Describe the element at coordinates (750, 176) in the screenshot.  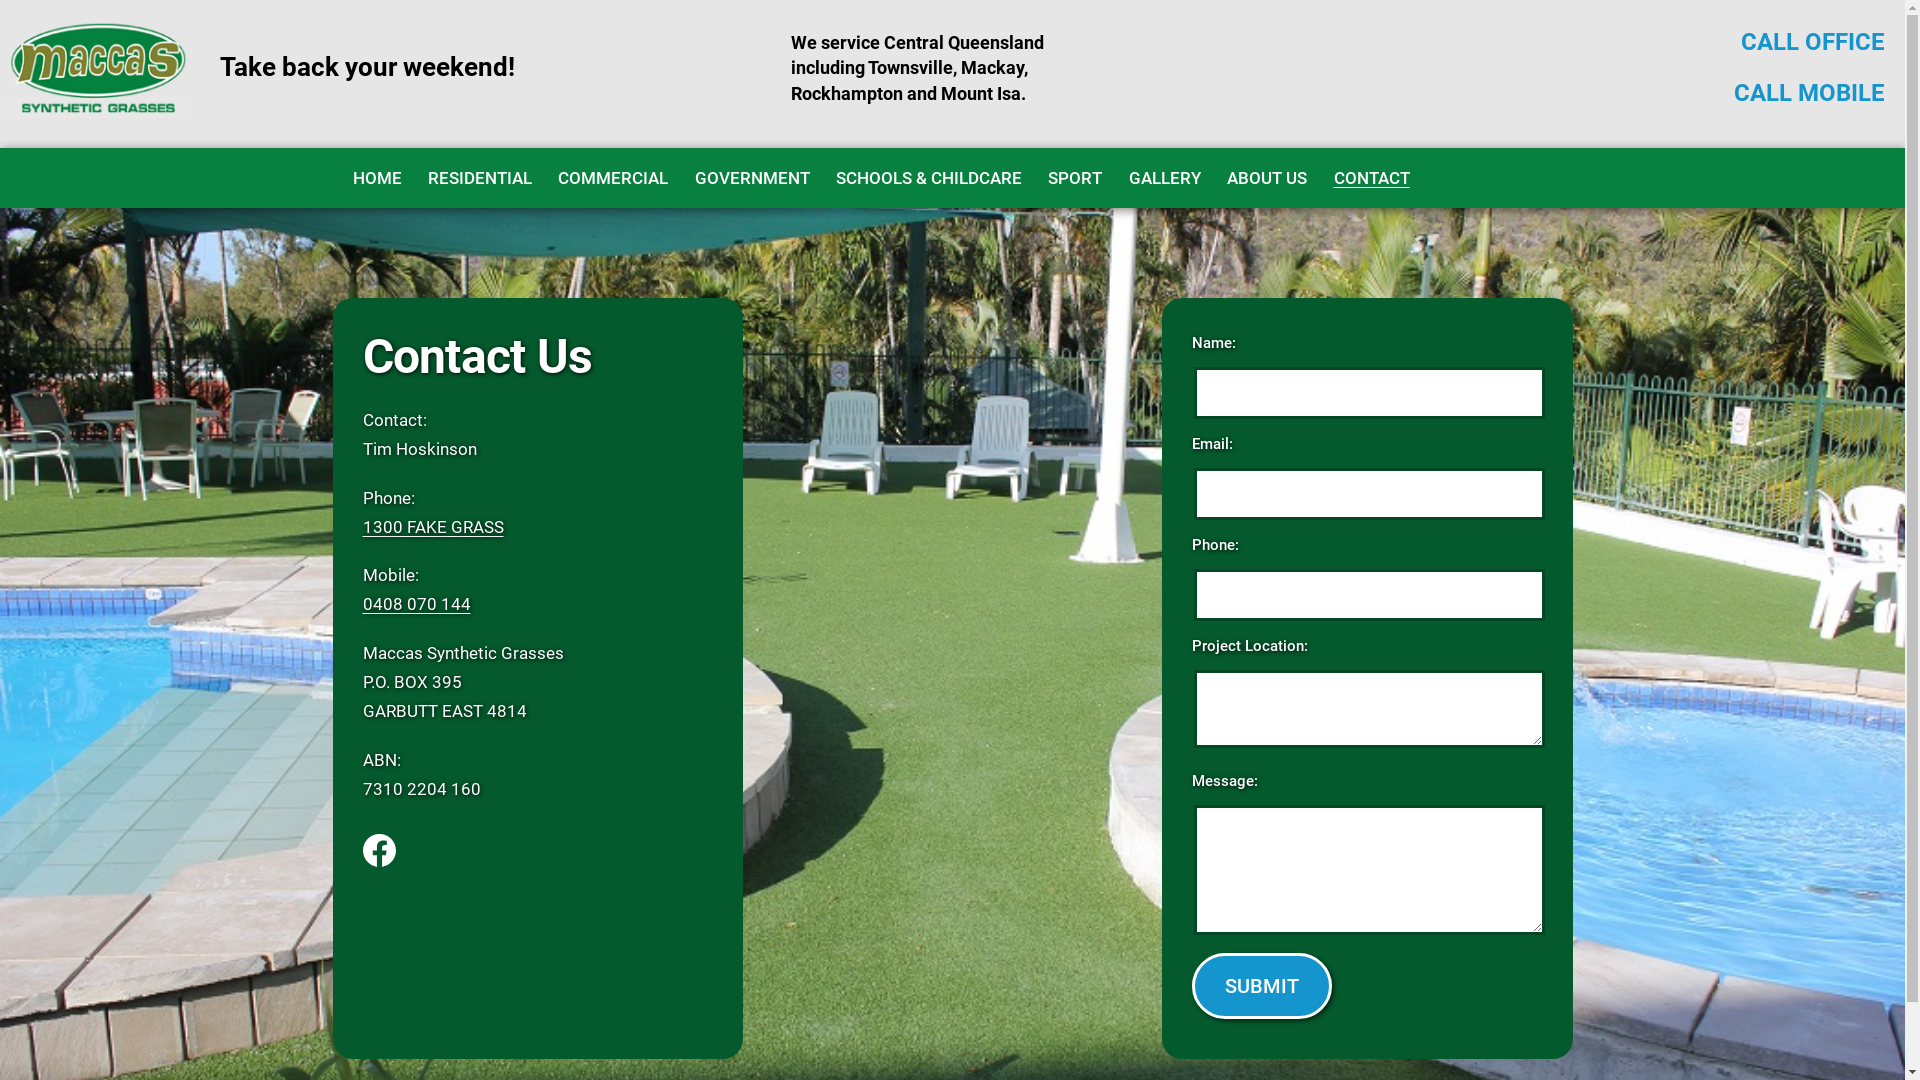
I see `'GOVERNMENT'` at that location.